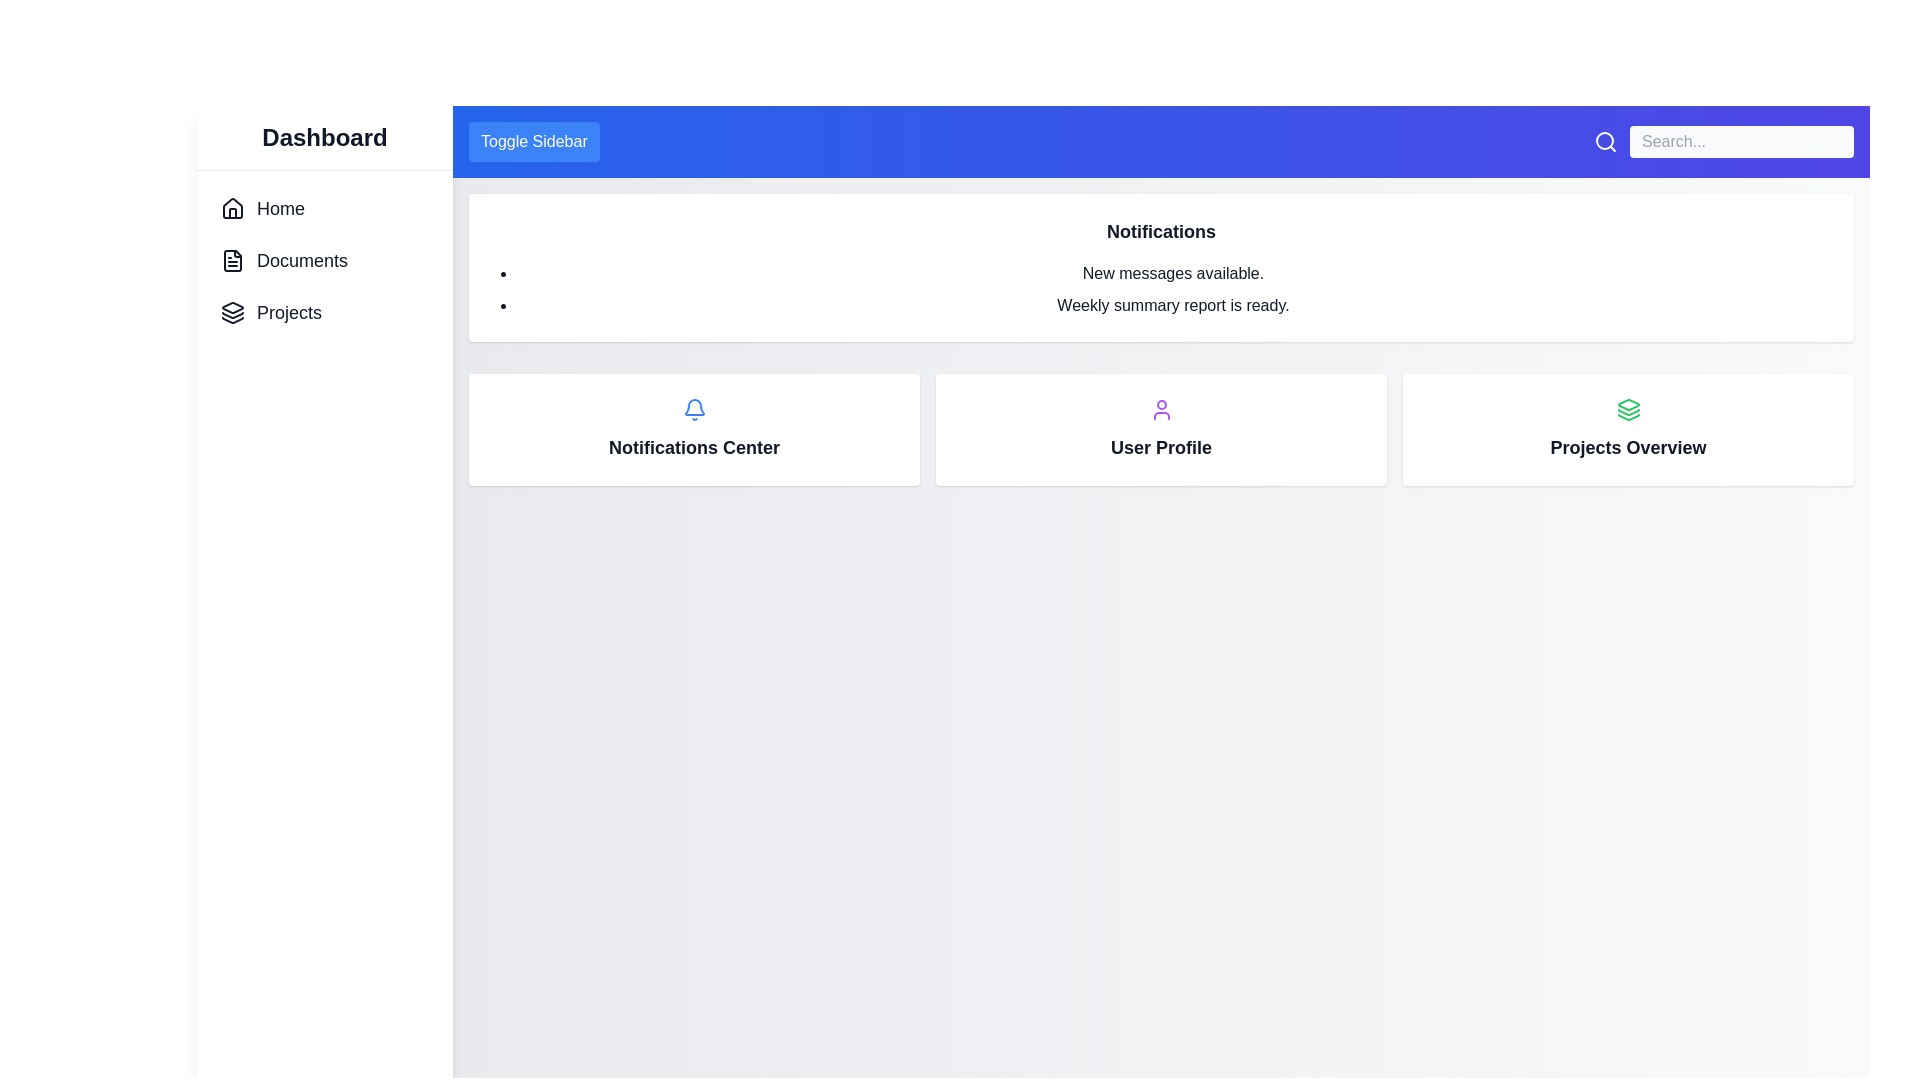  I want to click on the clickable card containing a purple user icon and the text 'User Profile' in bold black font, so click(1161, 428).